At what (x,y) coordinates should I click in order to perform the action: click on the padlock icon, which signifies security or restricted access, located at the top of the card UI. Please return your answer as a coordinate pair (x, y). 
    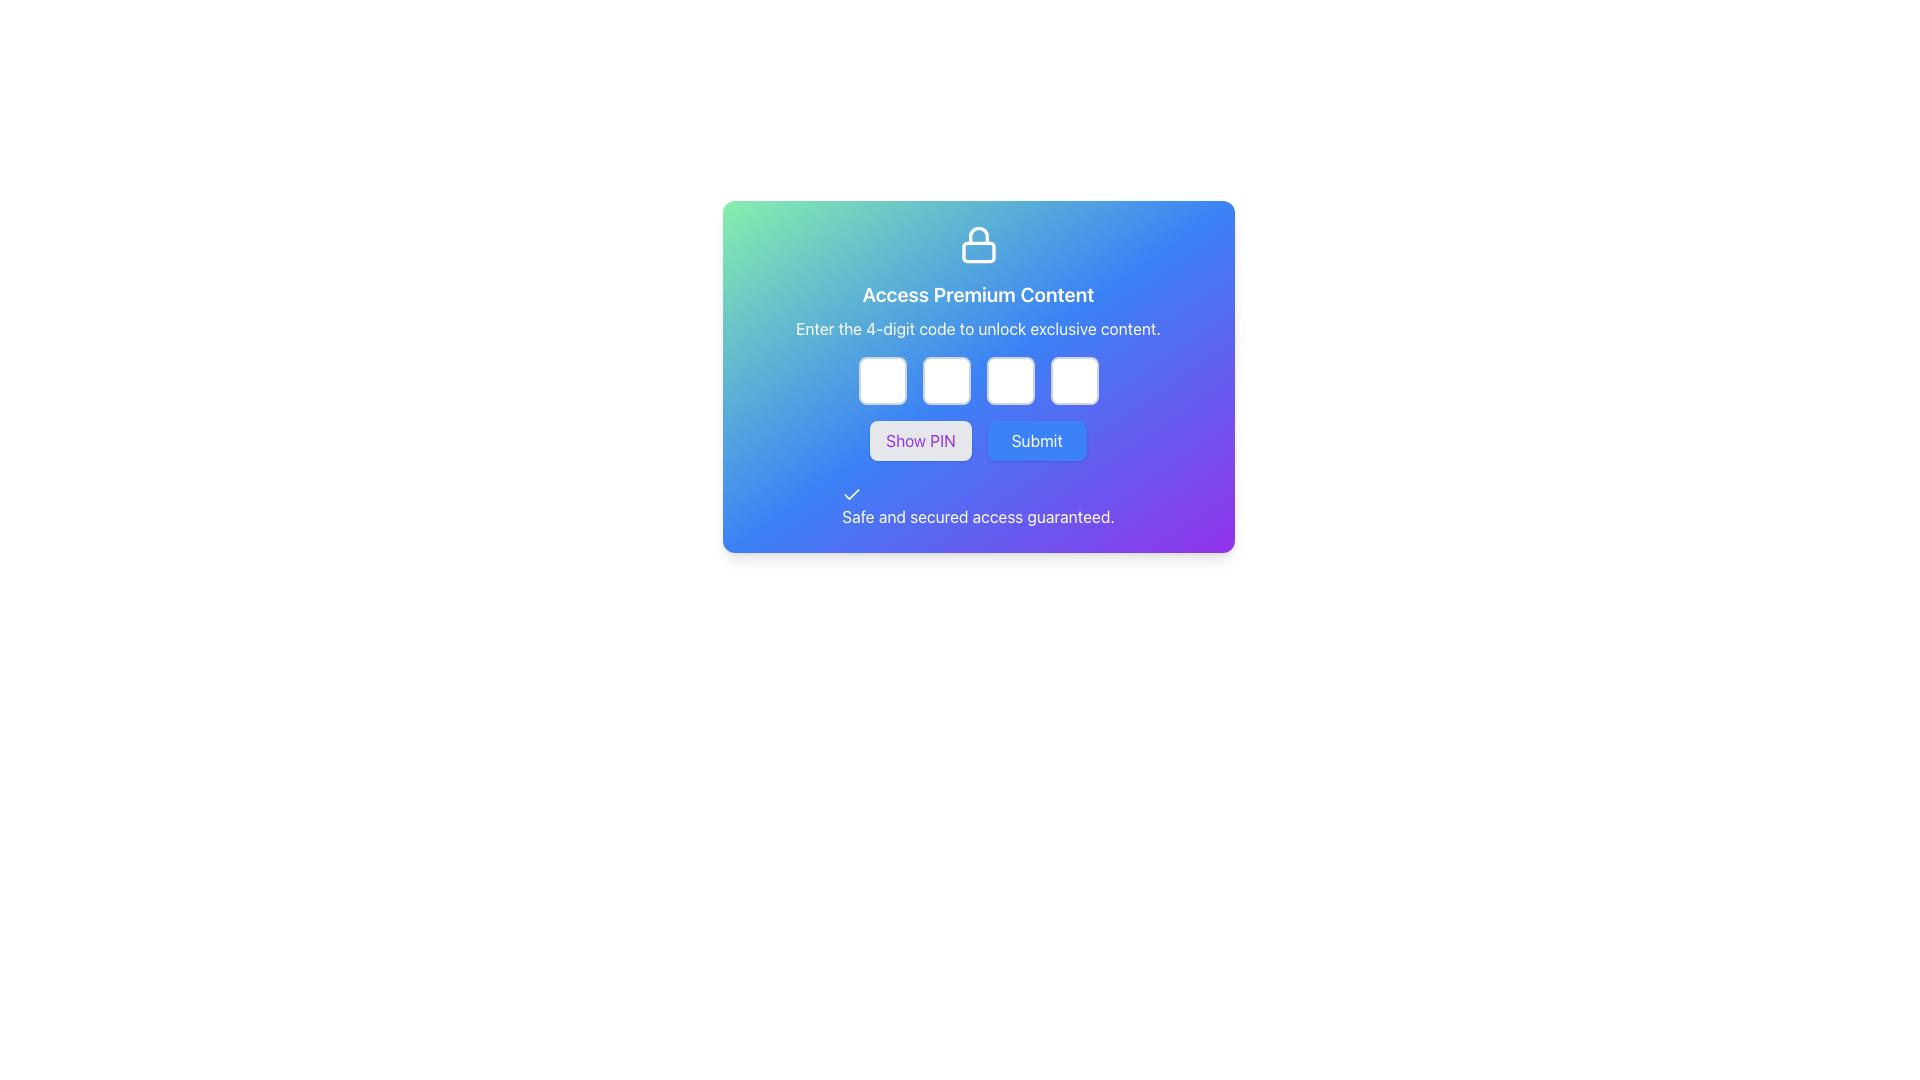
    Looking at the image, I should click on (978, 244).